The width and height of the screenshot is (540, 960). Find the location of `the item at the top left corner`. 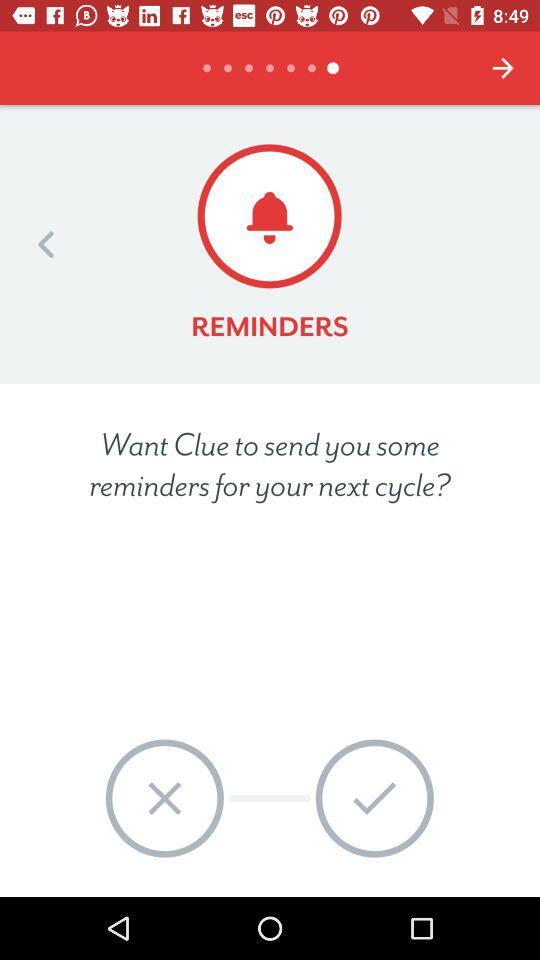

the item at the top left corner is located at coordinates (46, 243).